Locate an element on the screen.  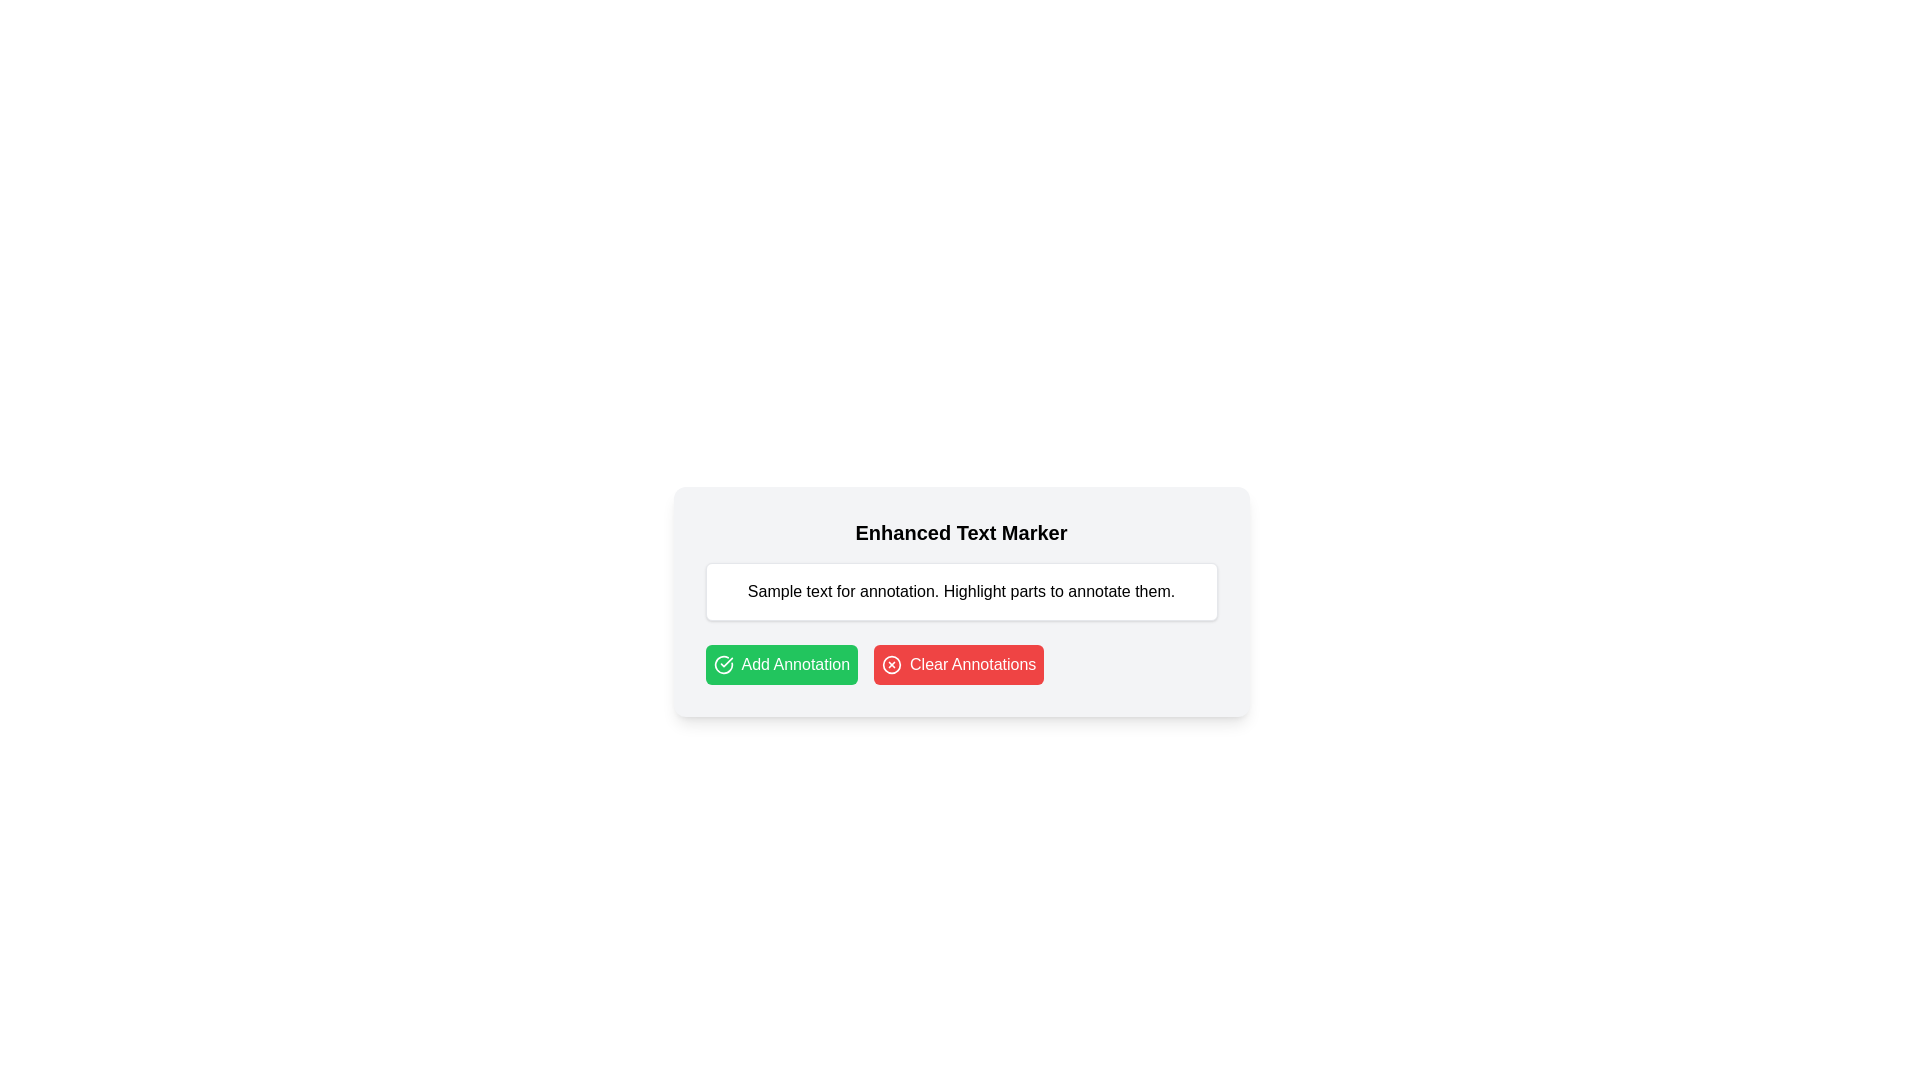
the lowercase letter 'h' in the word 'them' within the paragraph 'Sample text for annotation. Highlight parts to annotate them.' is located at coordinates (1143, 590).